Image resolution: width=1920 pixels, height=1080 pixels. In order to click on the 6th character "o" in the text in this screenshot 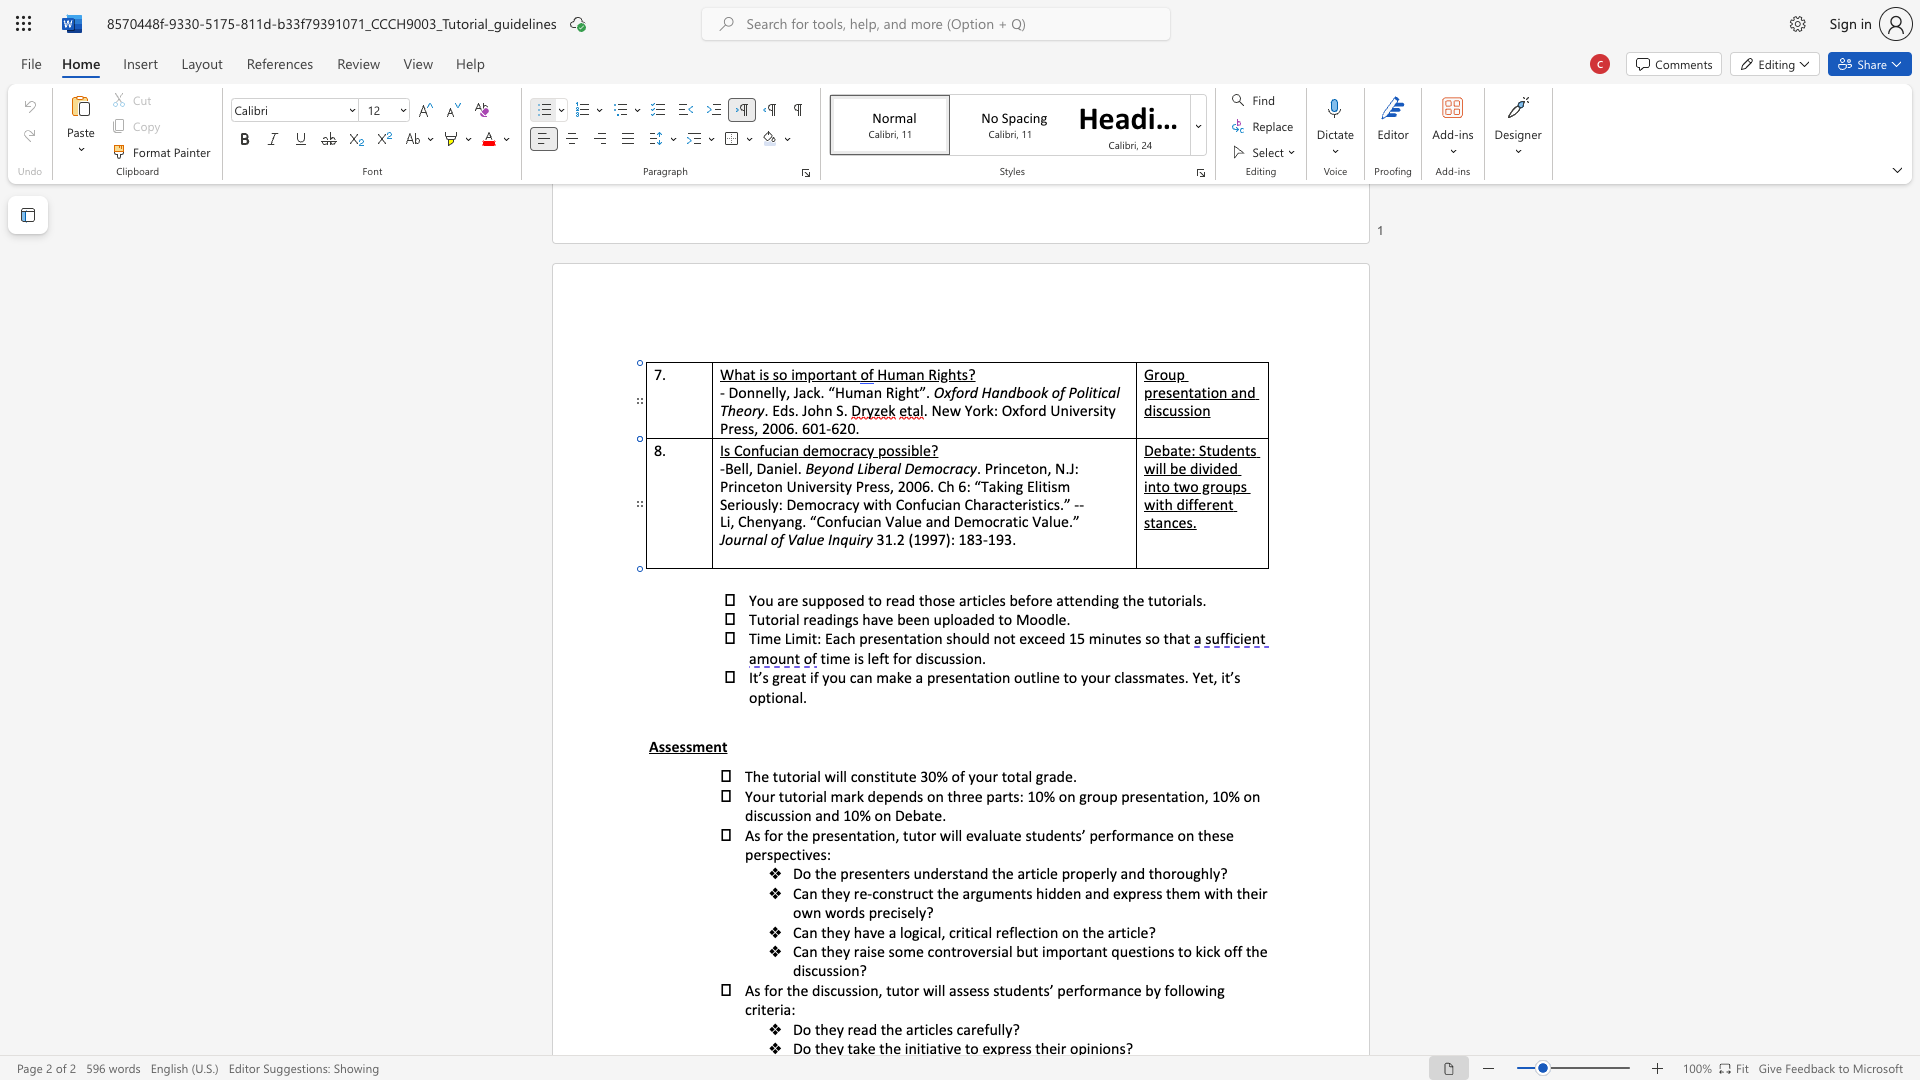, I will do `click(1187, 950)`.